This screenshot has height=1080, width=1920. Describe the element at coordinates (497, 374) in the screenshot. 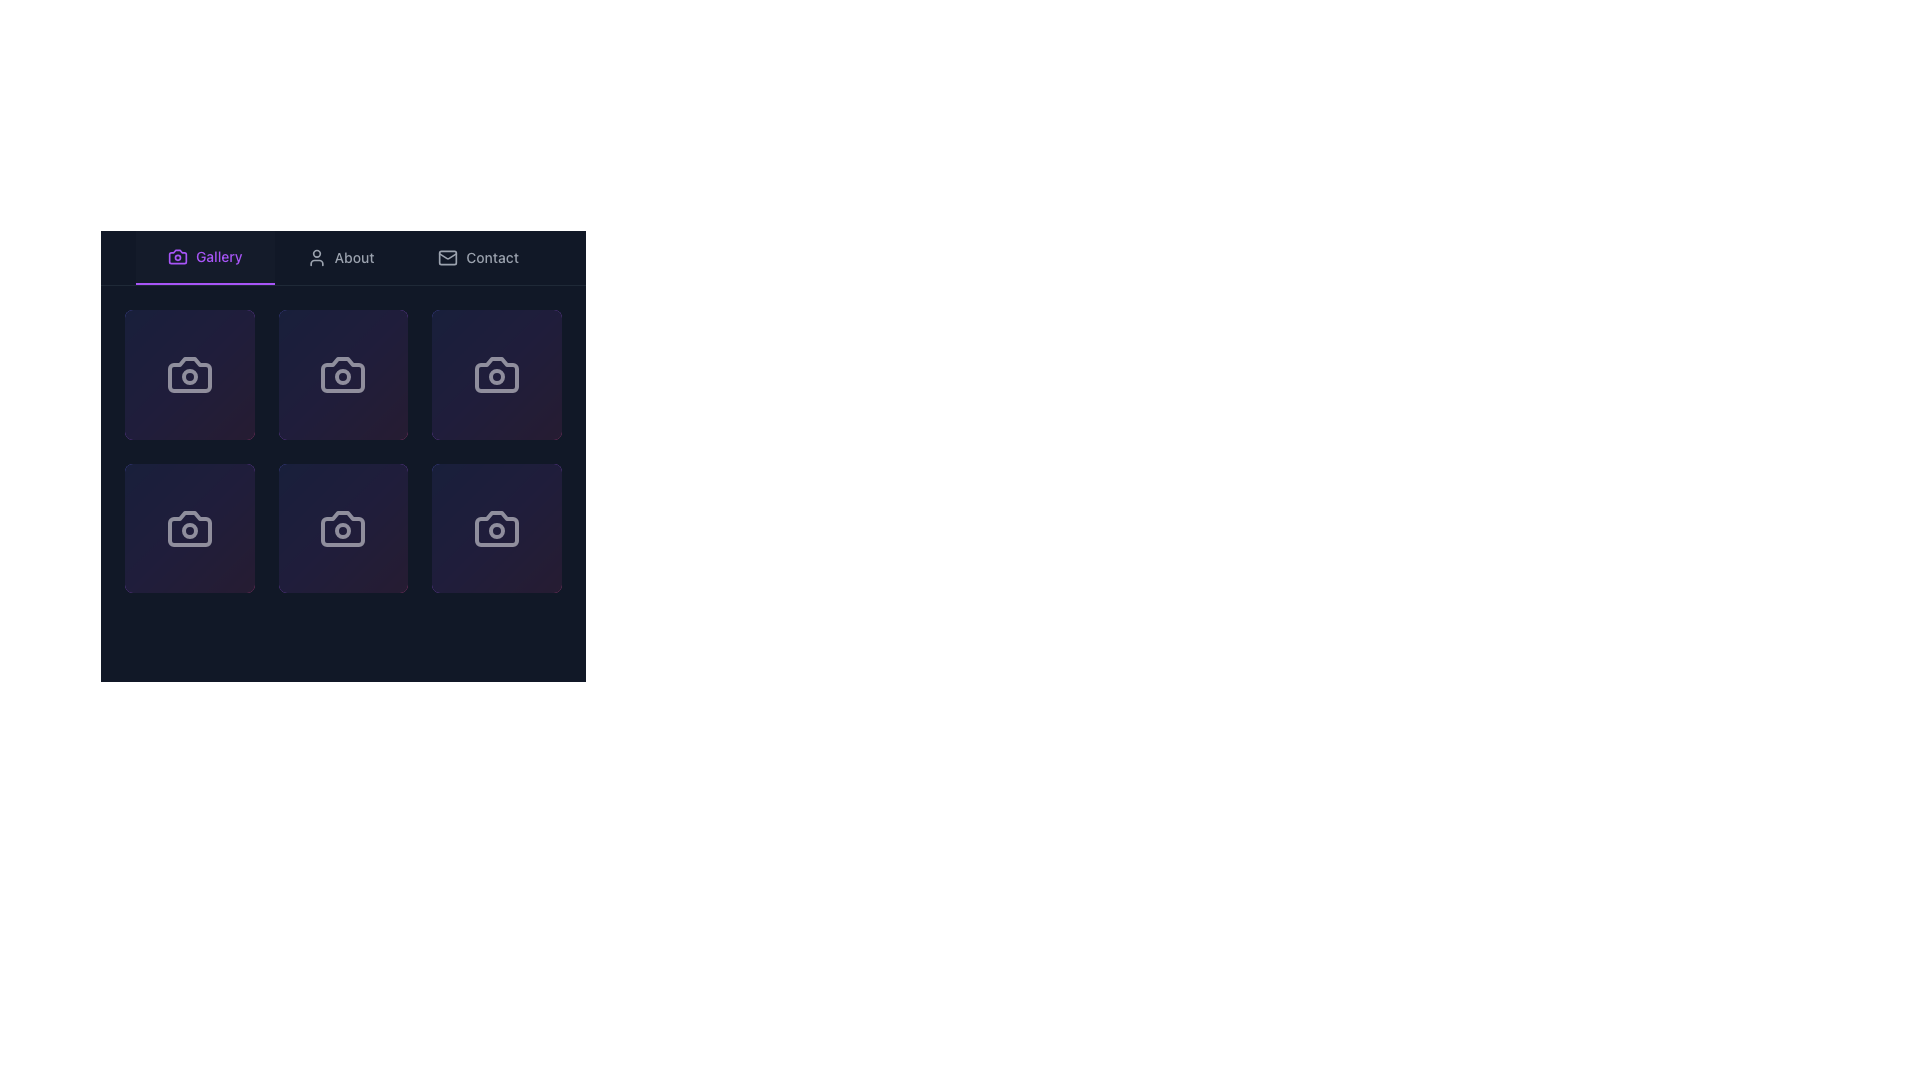

I see `the selectable card with an icon that represents a photo or camera-related action, located in the third column of the first row in a 3x2 grid` at that location.